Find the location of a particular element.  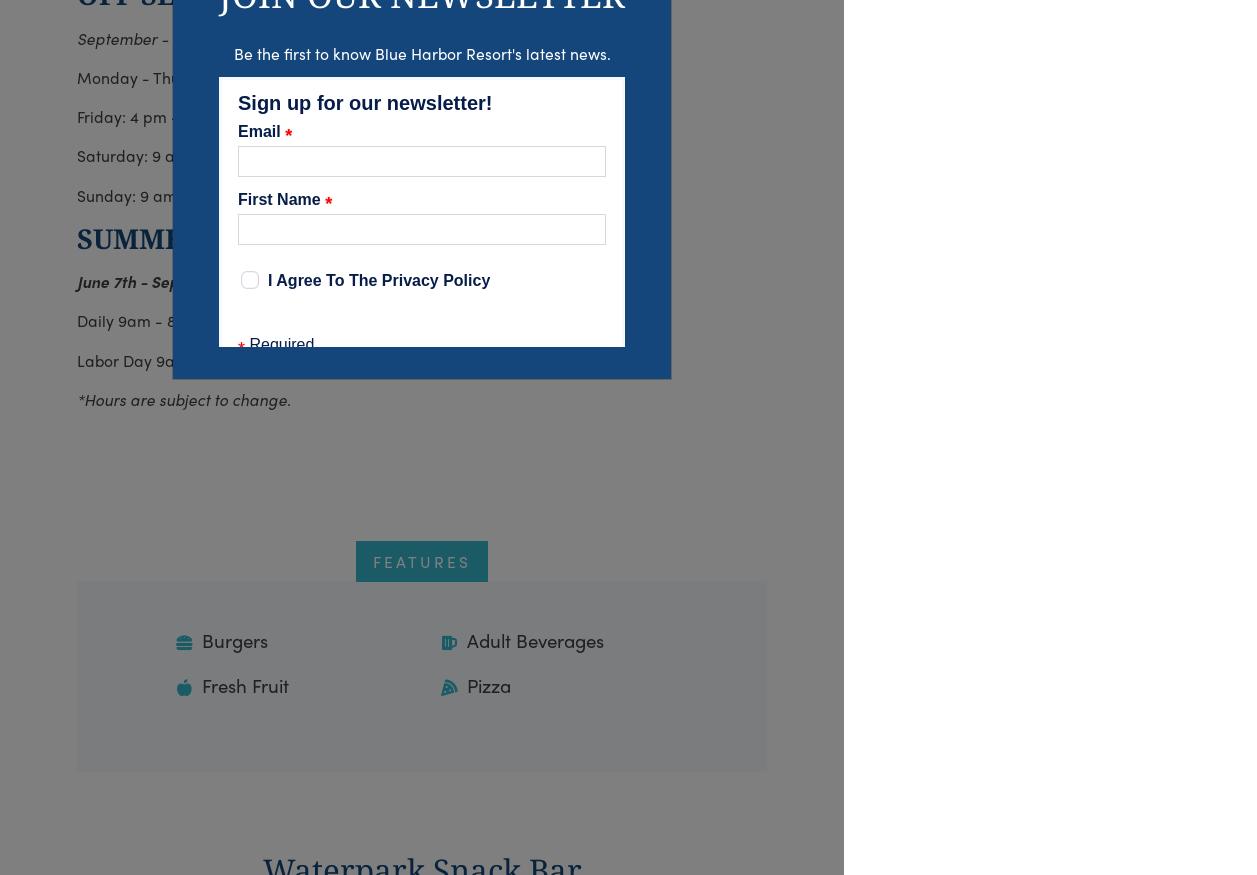

'Sunday: 9 am - 6 pm' is located at coordinates (77, 194).